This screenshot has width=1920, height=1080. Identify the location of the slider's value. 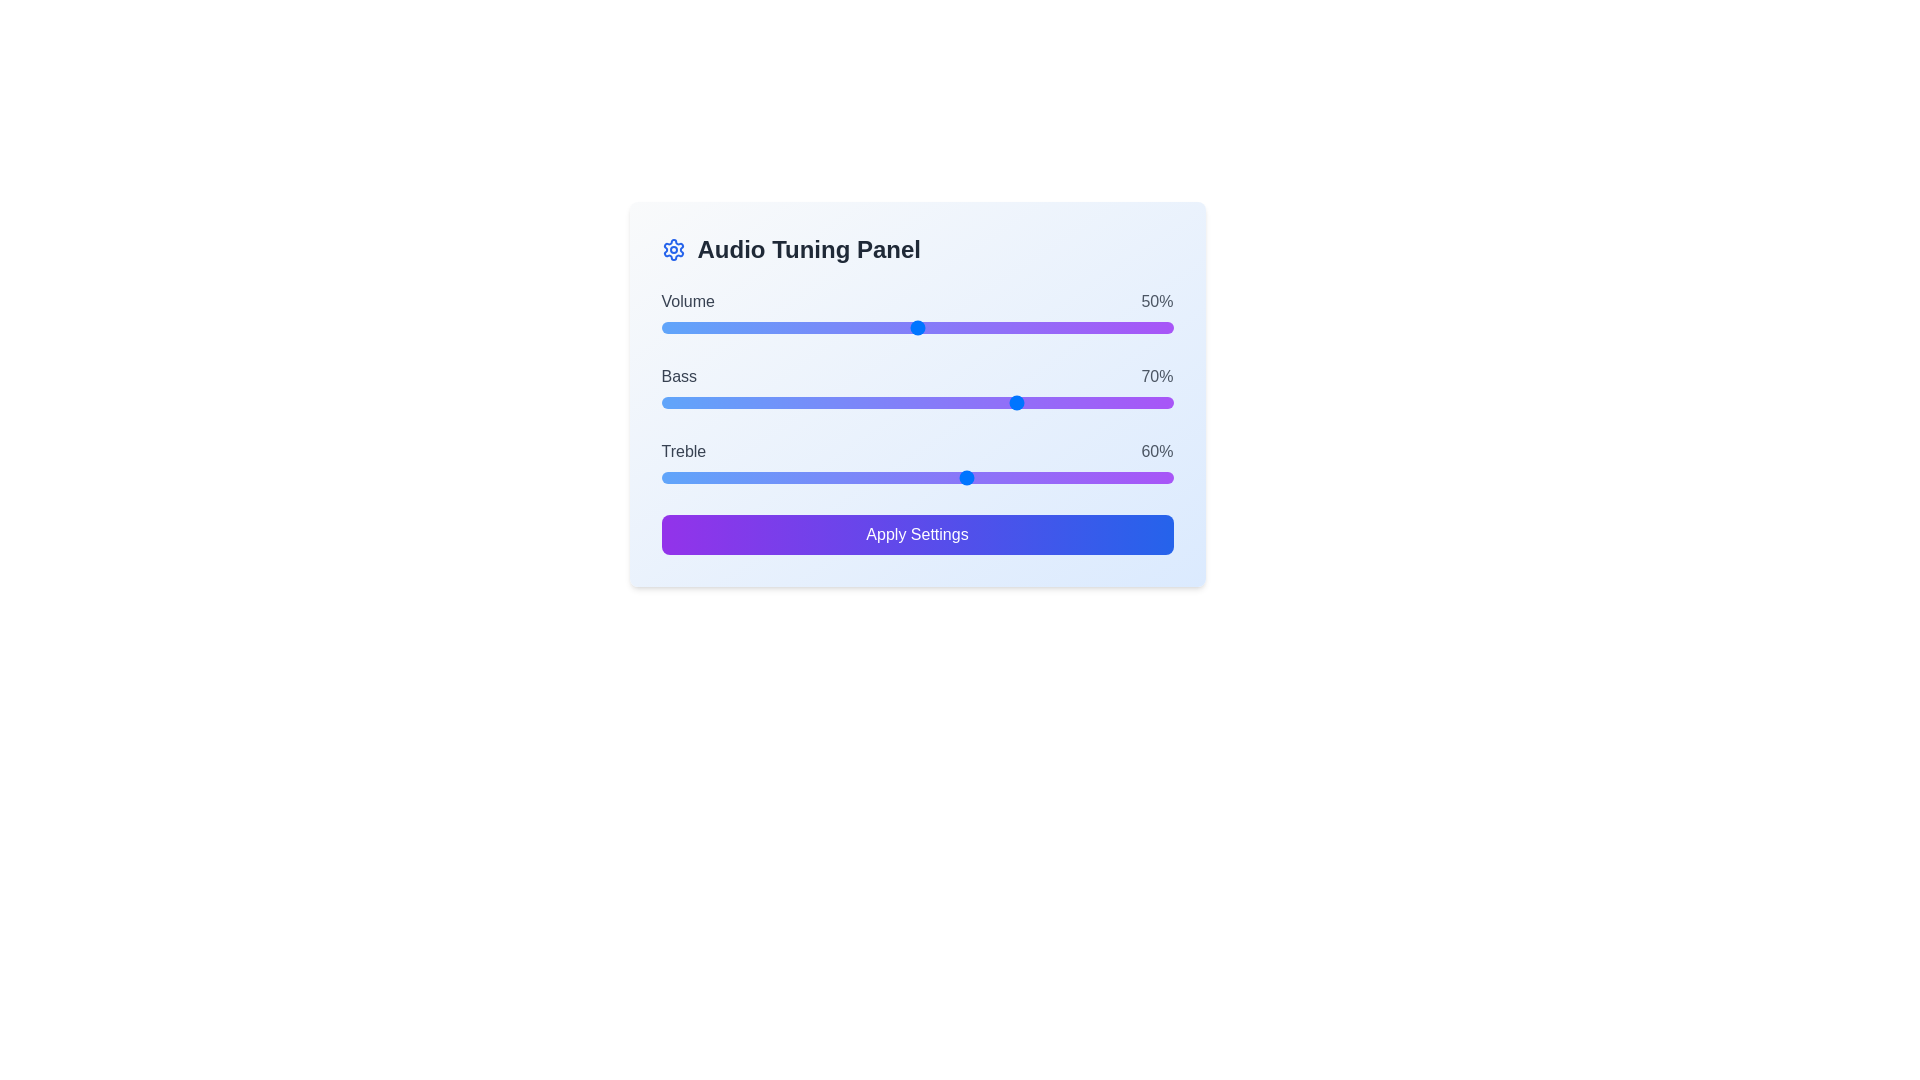
(901, 478).